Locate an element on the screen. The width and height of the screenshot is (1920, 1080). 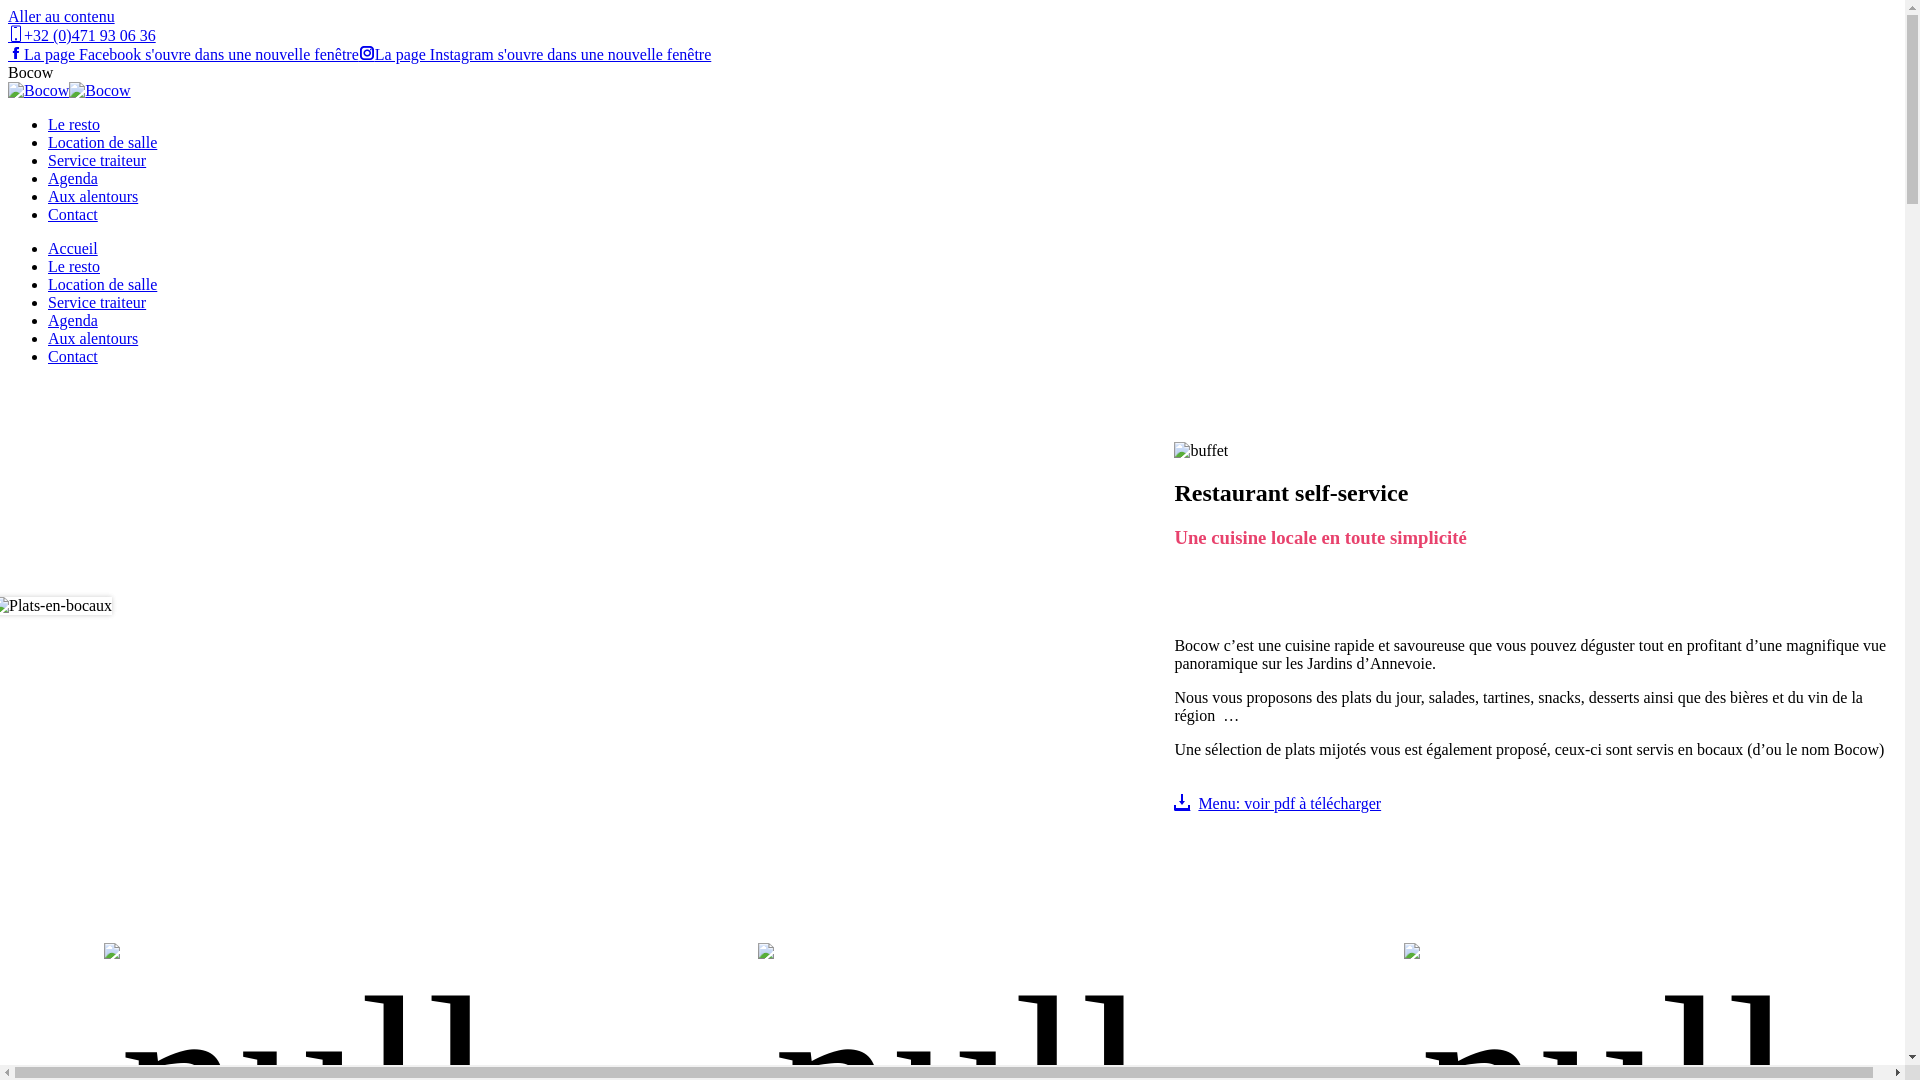
'+32 (0)471 93 06 36' is located at coordinates (80, 35).